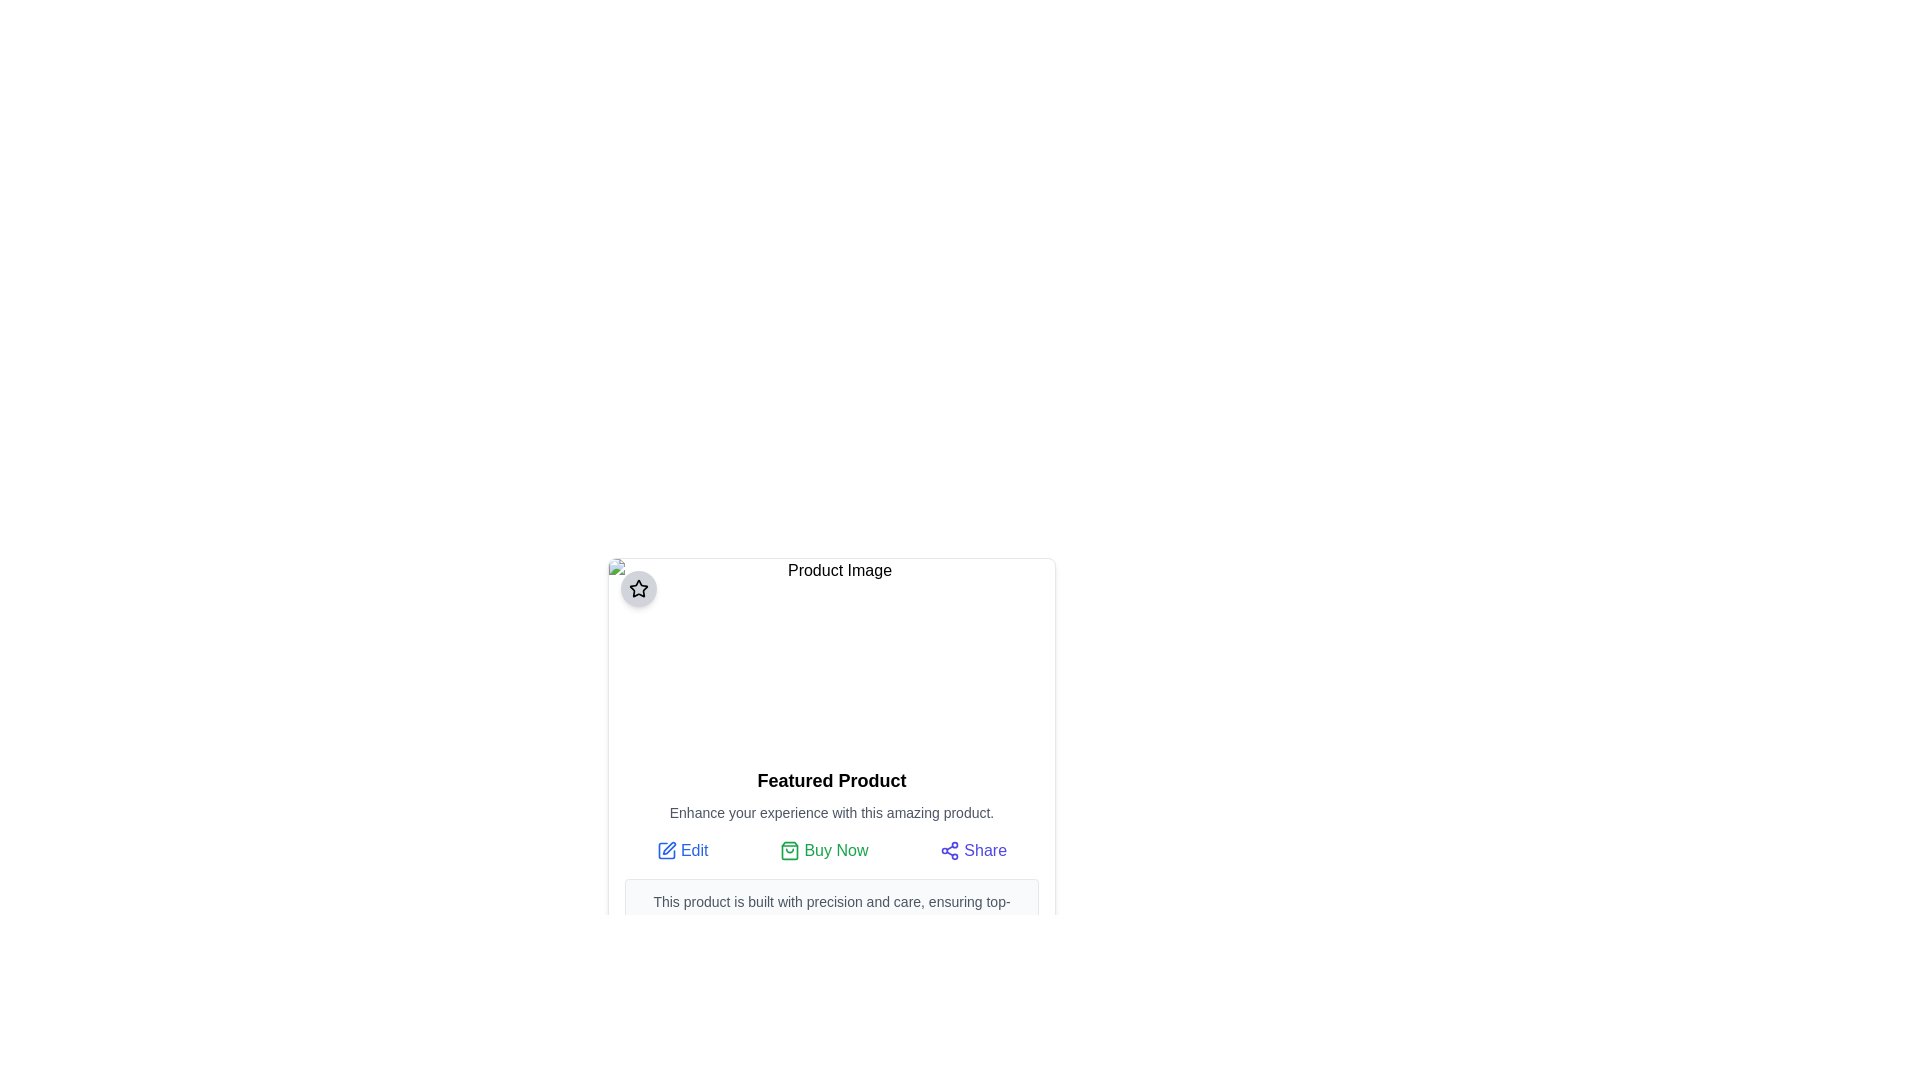 The height and width of the screenshot is (1080, 1920). I want to click on the edit icon located to the left of the 'Edit' text, found in the bottom section of the card beneath the product's description to initiate the edit action, so click(667, 851).